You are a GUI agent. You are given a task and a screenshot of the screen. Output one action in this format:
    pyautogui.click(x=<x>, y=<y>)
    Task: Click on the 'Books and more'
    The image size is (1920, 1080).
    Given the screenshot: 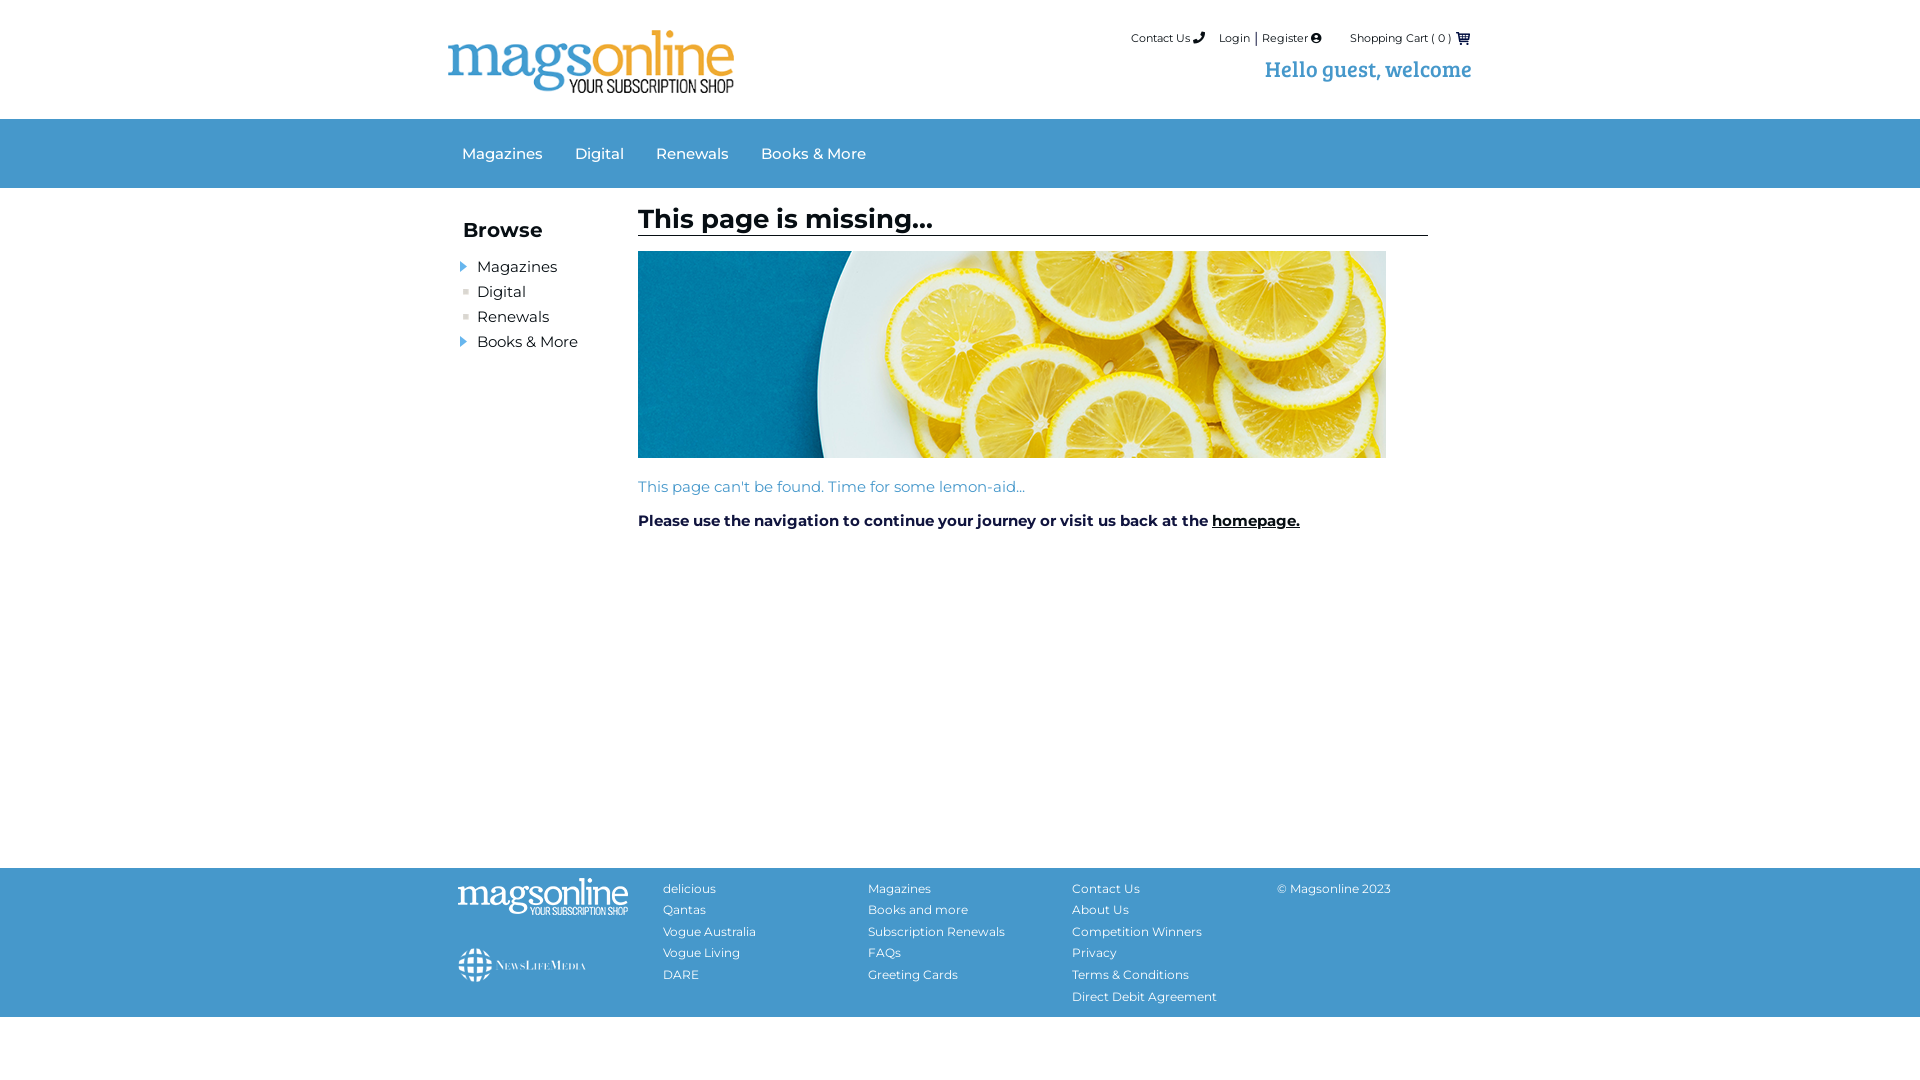 What is the action you would take?
    pyautogui.click(x=916, y=909)
    